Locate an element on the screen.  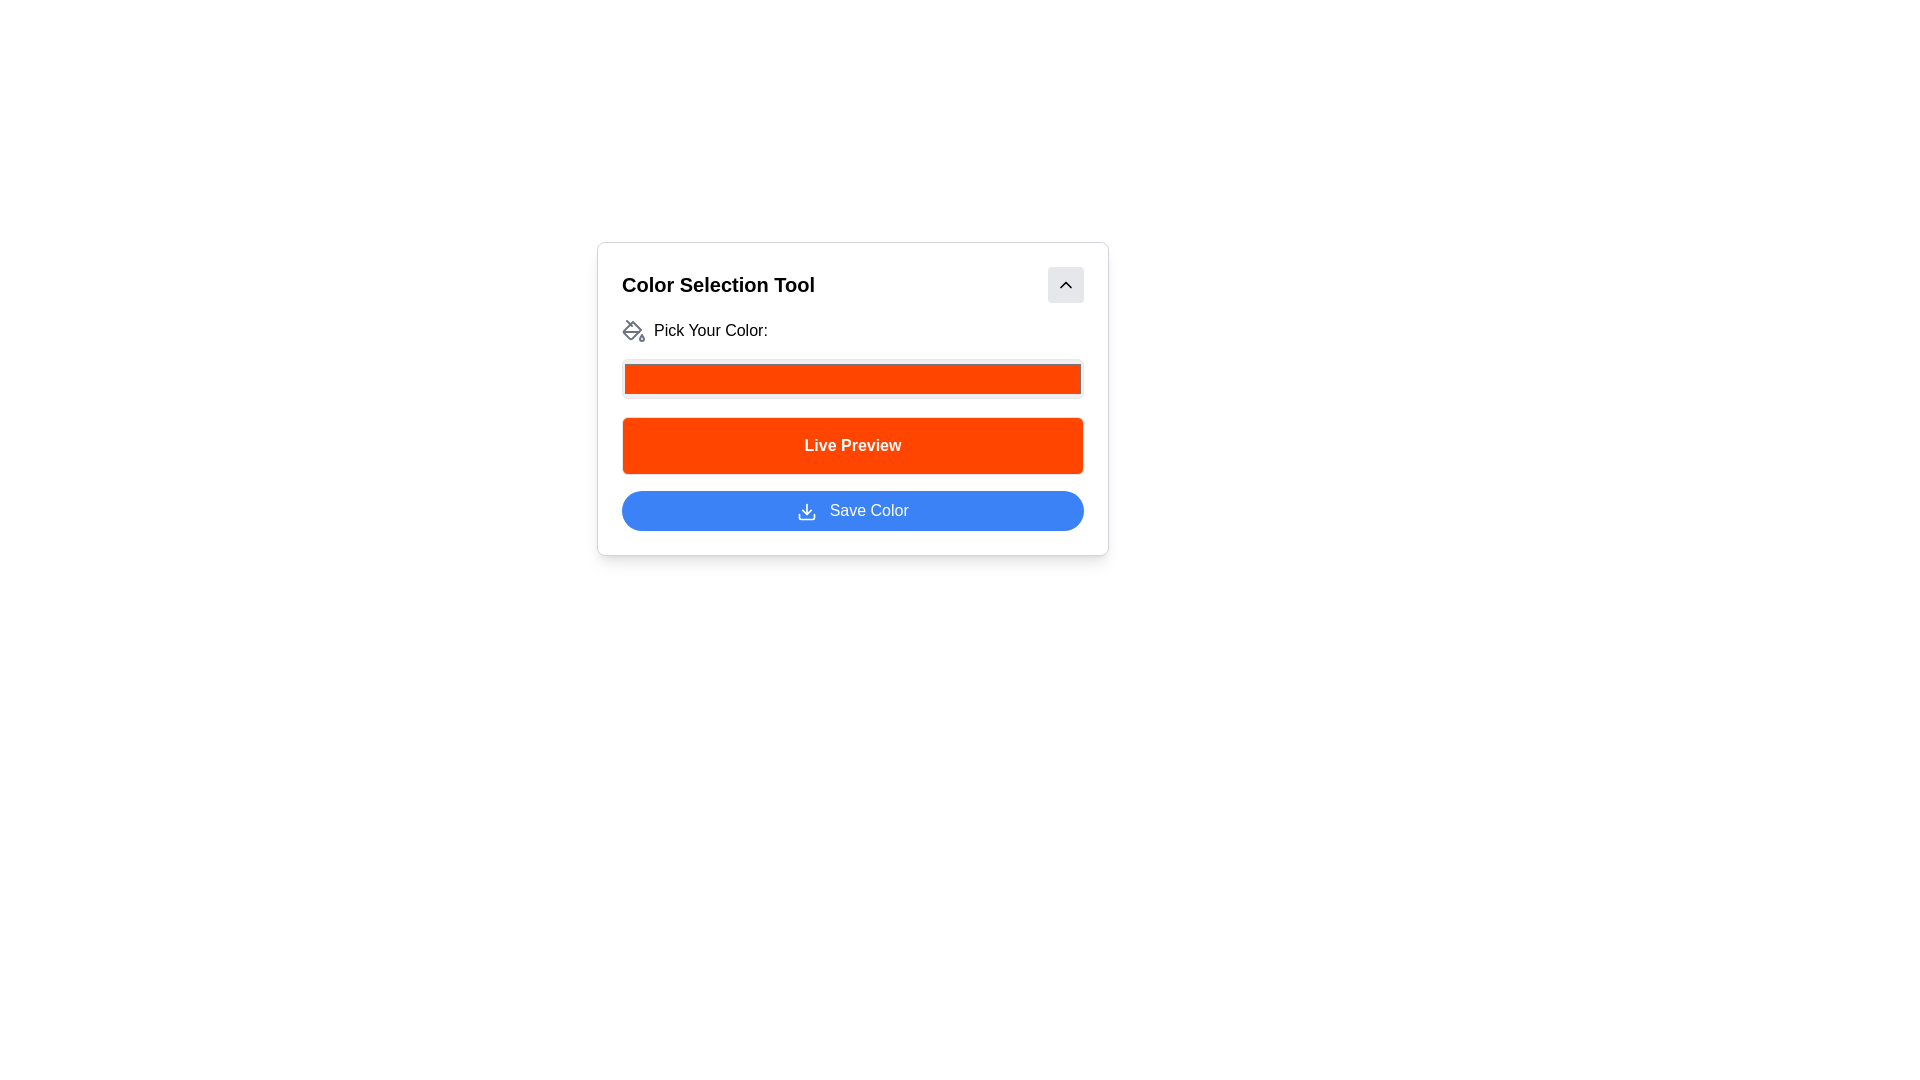
the 'Live Preview' button, which is a rectangular button with a bright orange background and white bold text, located below the orange color input field is located at coordinates (853, 445).